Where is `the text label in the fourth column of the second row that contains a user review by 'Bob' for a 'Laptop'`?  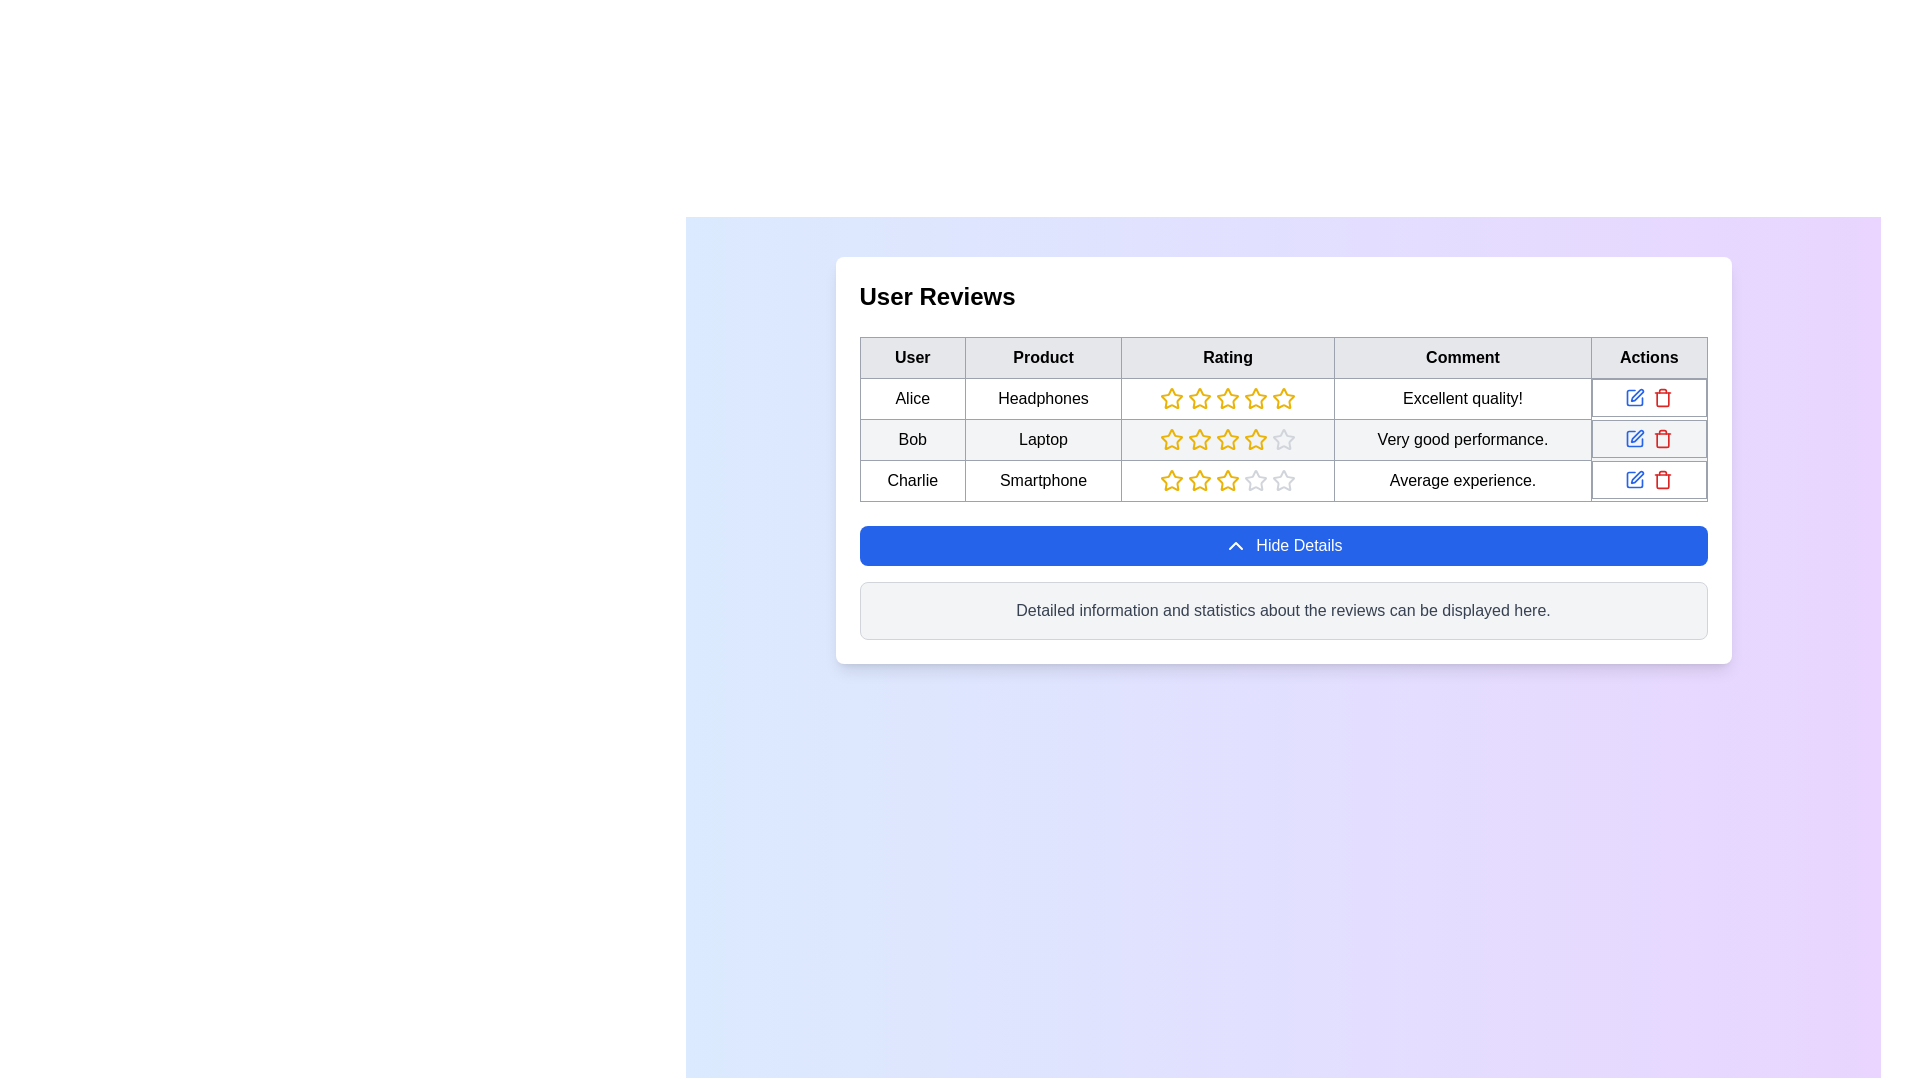
the text label in the fourth column of the second row that contains a user review by 'Bob' for a 'Laptop' is located at coordinates (1463, 438).